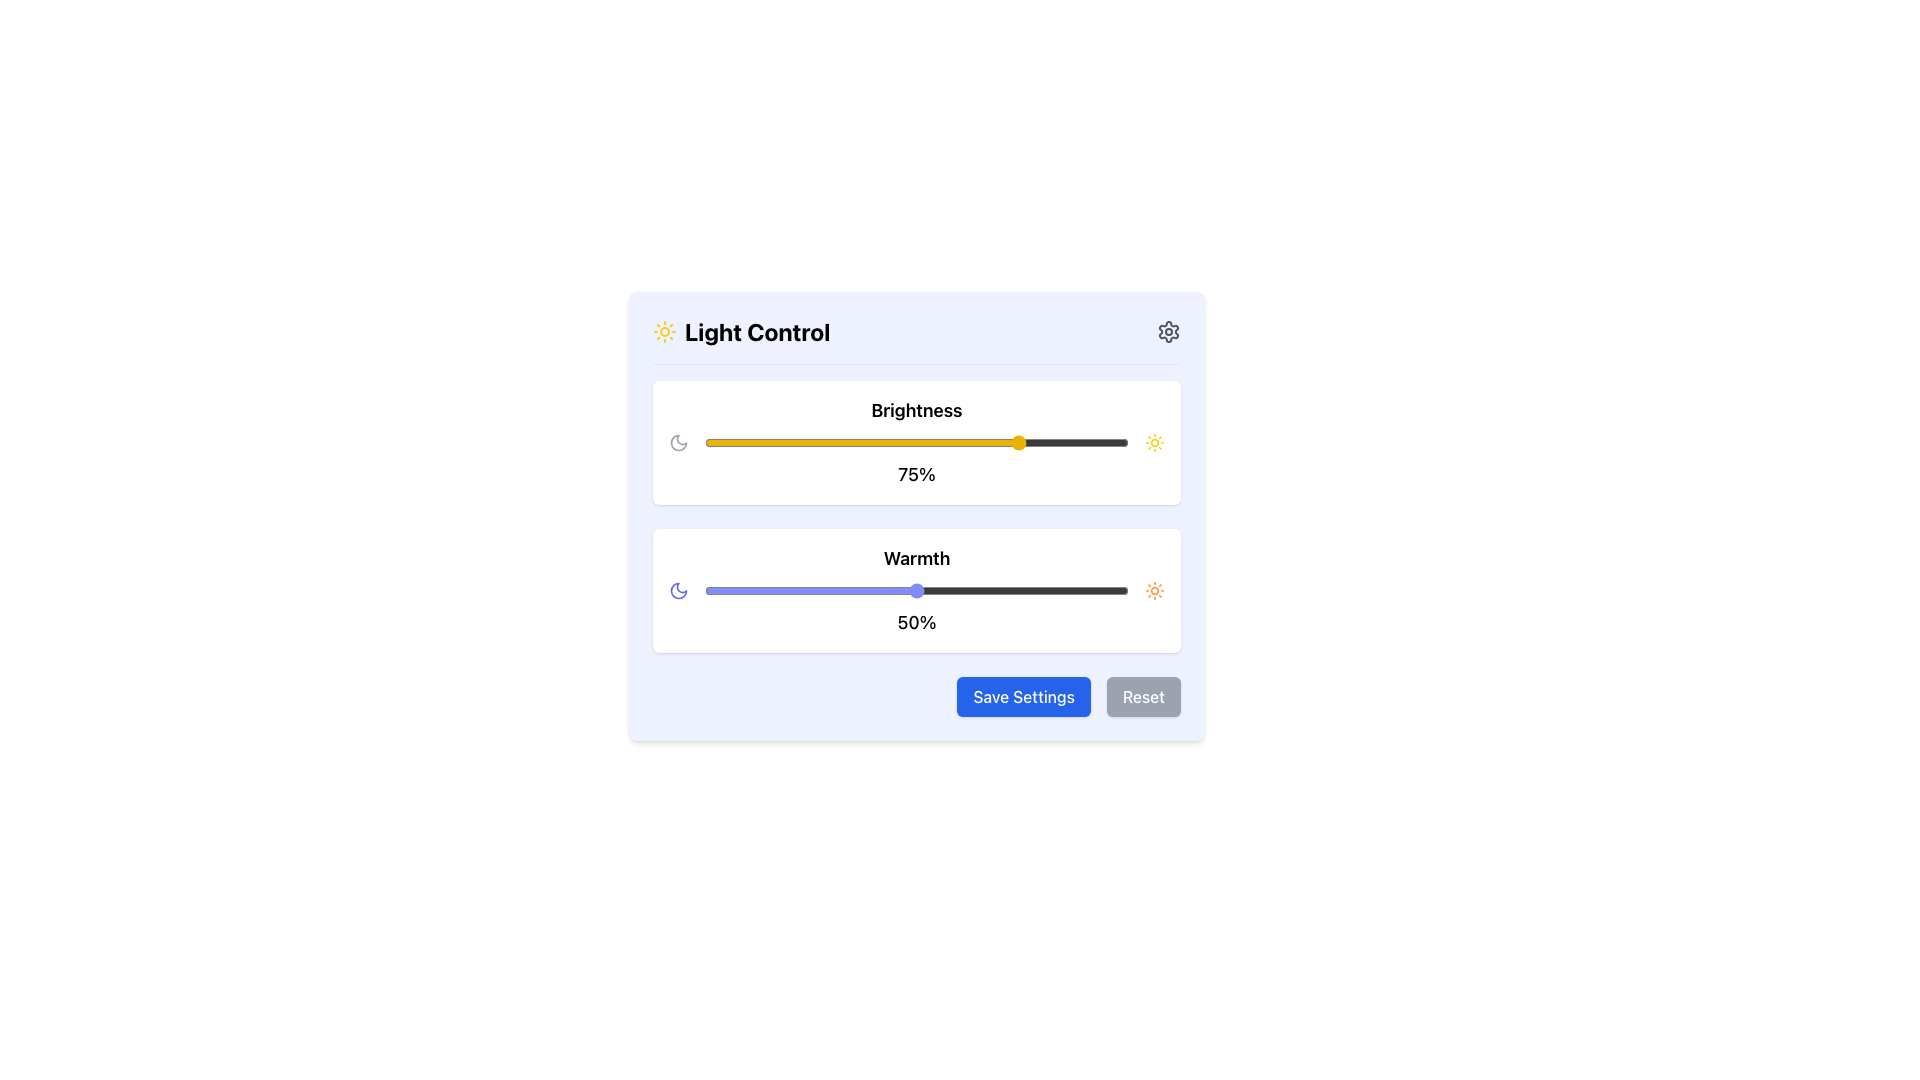 Image resolution: width=1920 pixels, height=1080 pixels. I want to click on brightness, so click(729, 442).